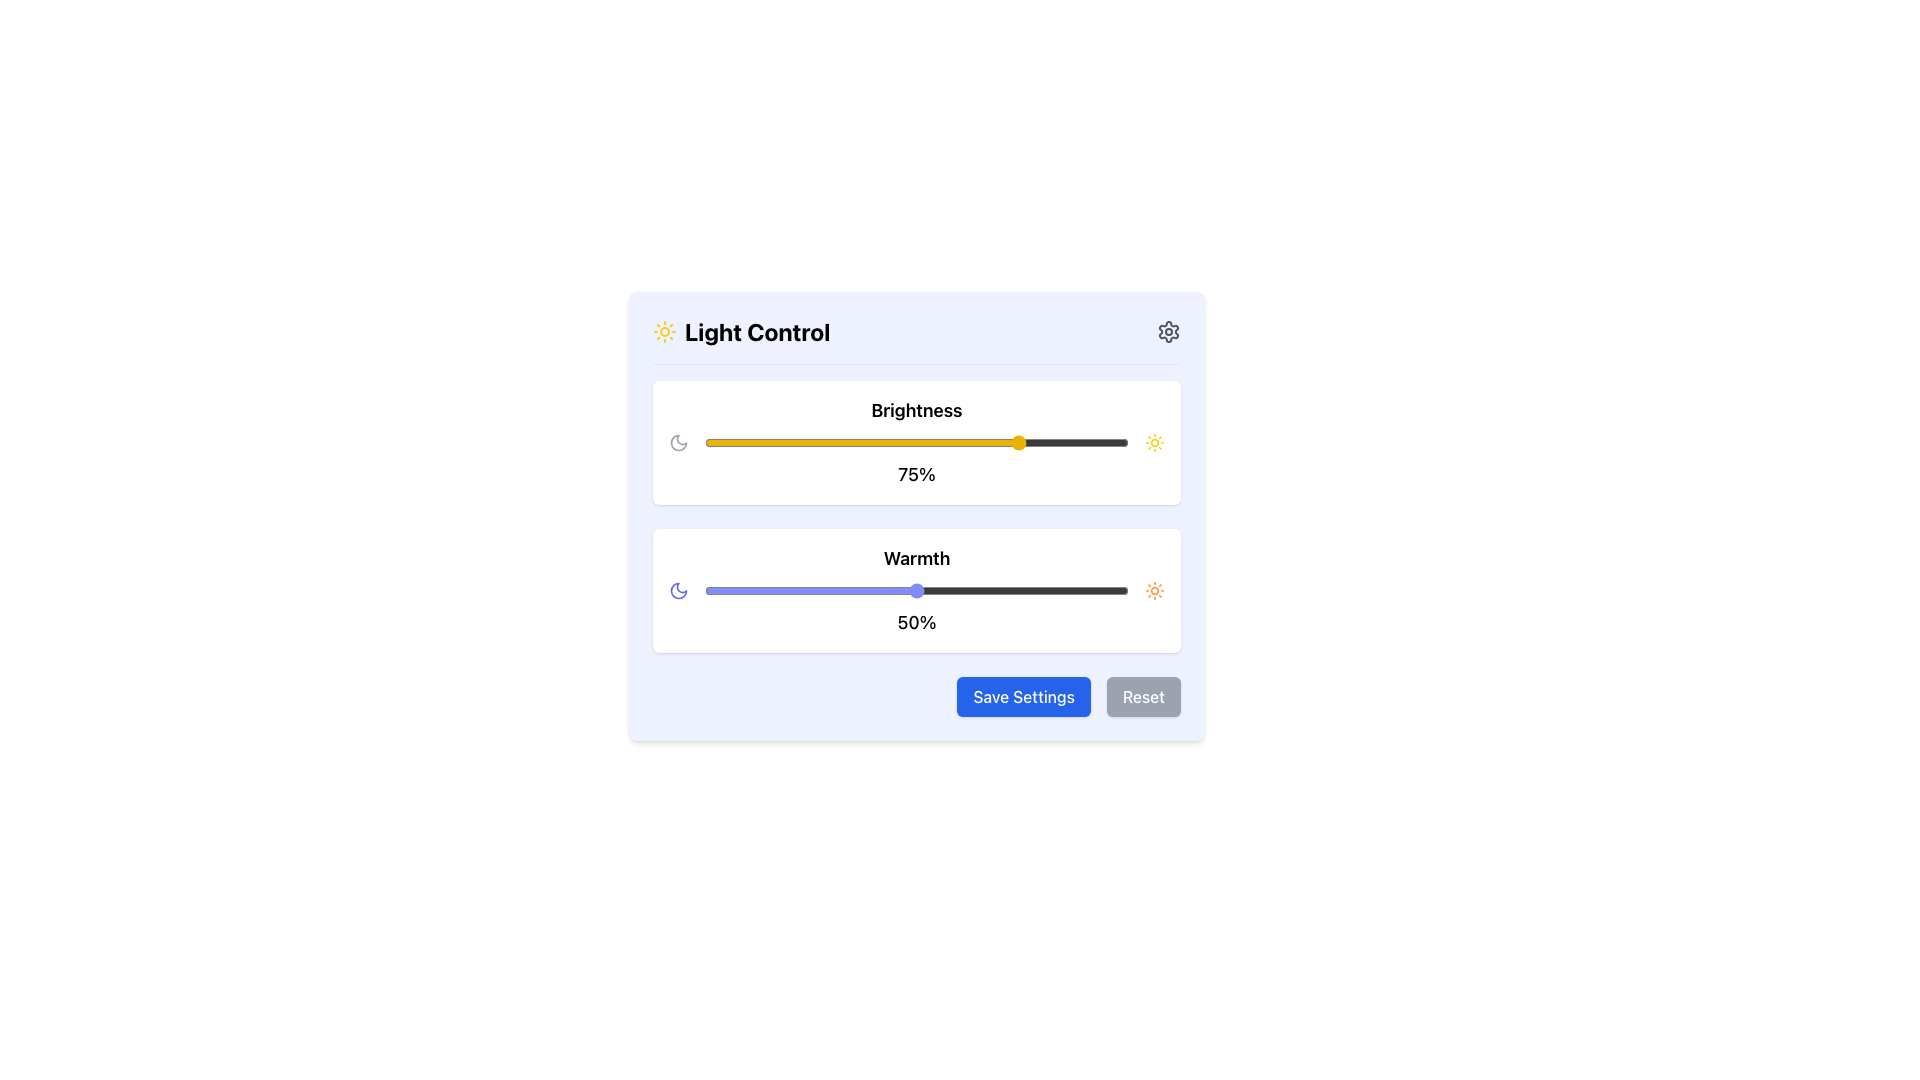 Image resolution: width=1920 pixels, height=1080 pixels. I want to click on brightness, so click(729, 442).